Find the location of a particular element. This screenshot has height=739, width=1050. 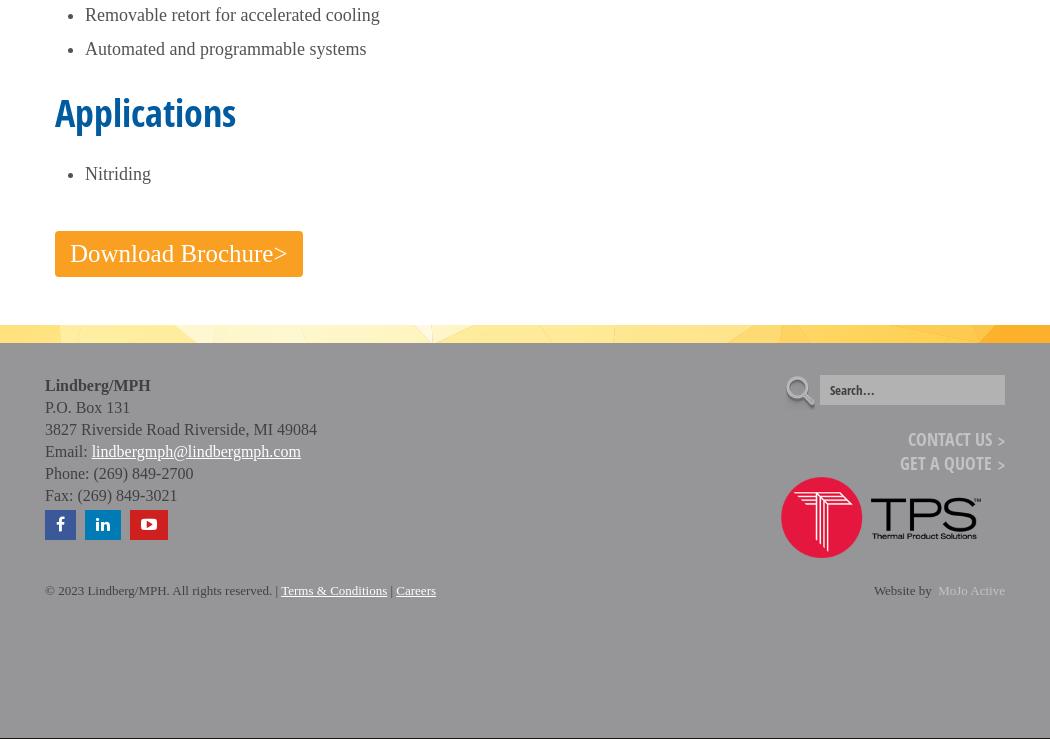

'Contact Us' is located at coordinates (949, 438).